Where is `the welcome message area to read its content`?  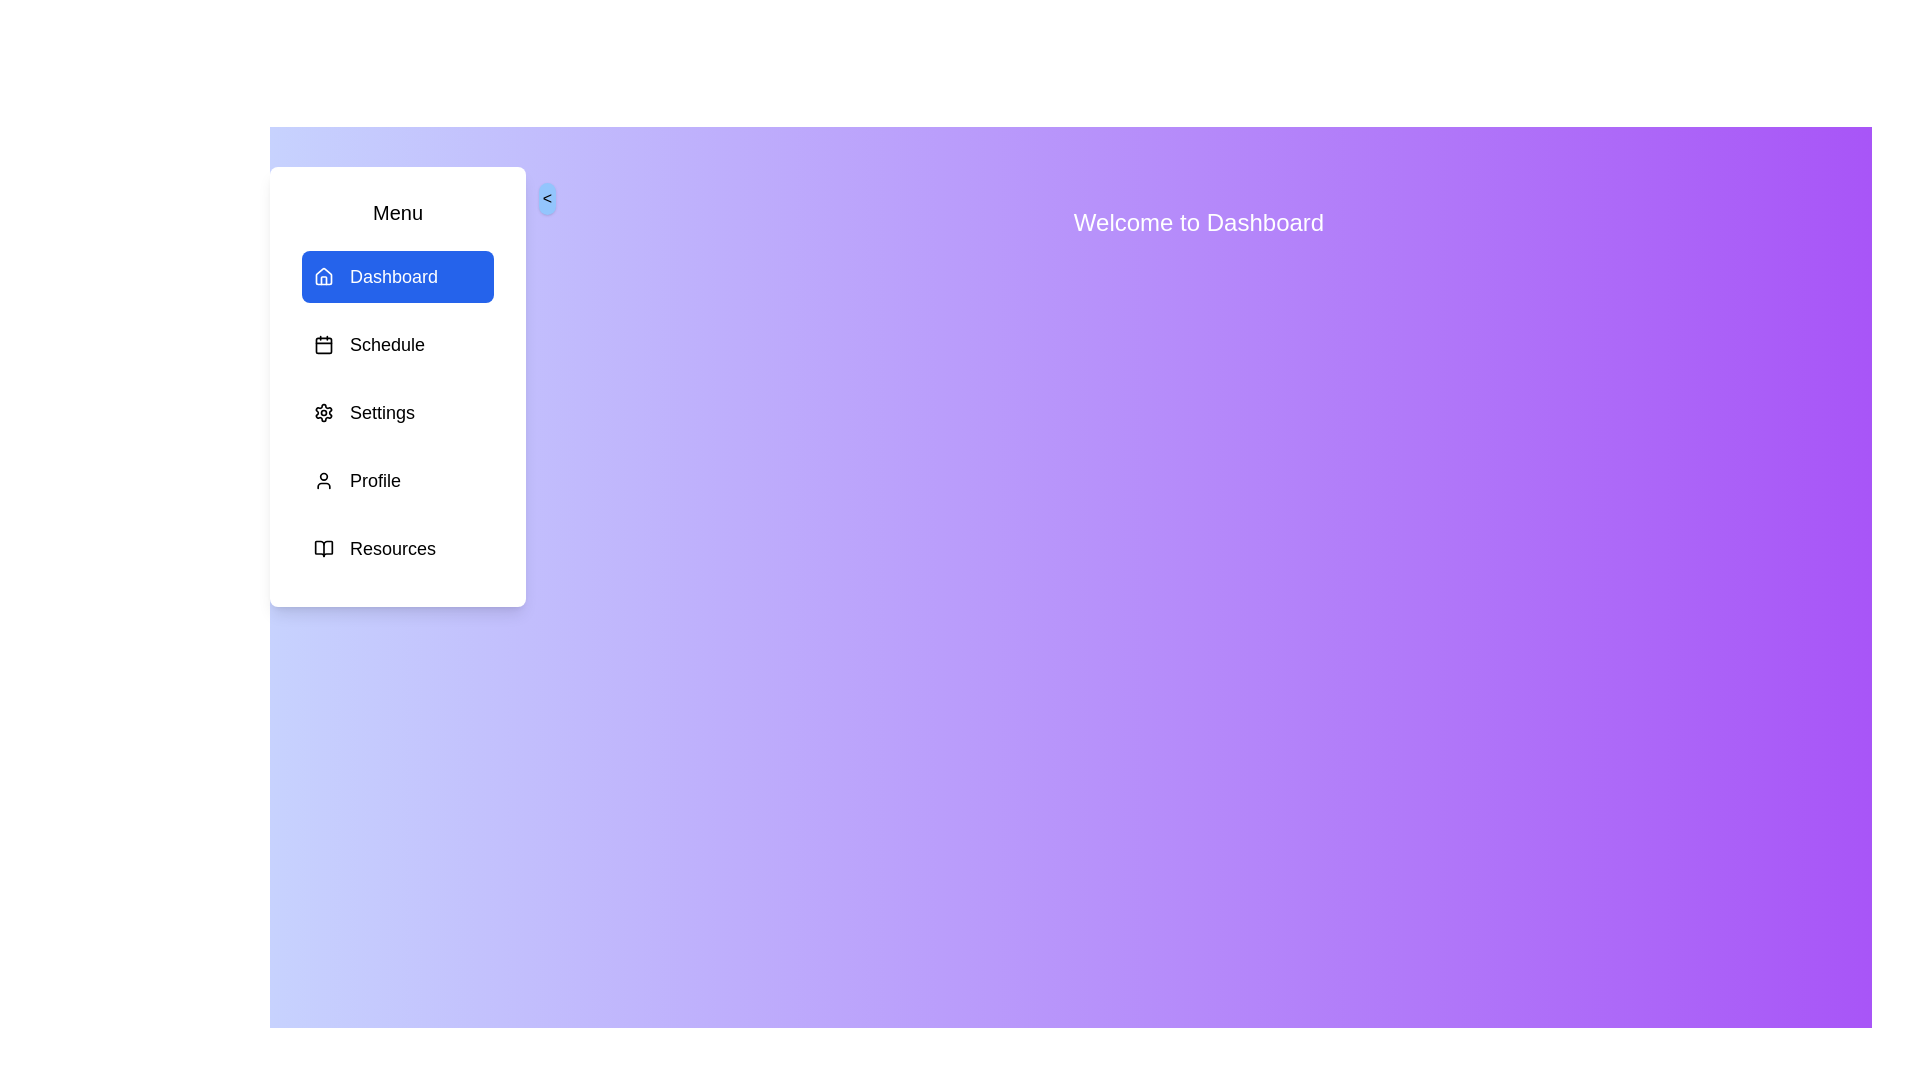
the welcome message area to read its content is located at coordinates (1199, 223).